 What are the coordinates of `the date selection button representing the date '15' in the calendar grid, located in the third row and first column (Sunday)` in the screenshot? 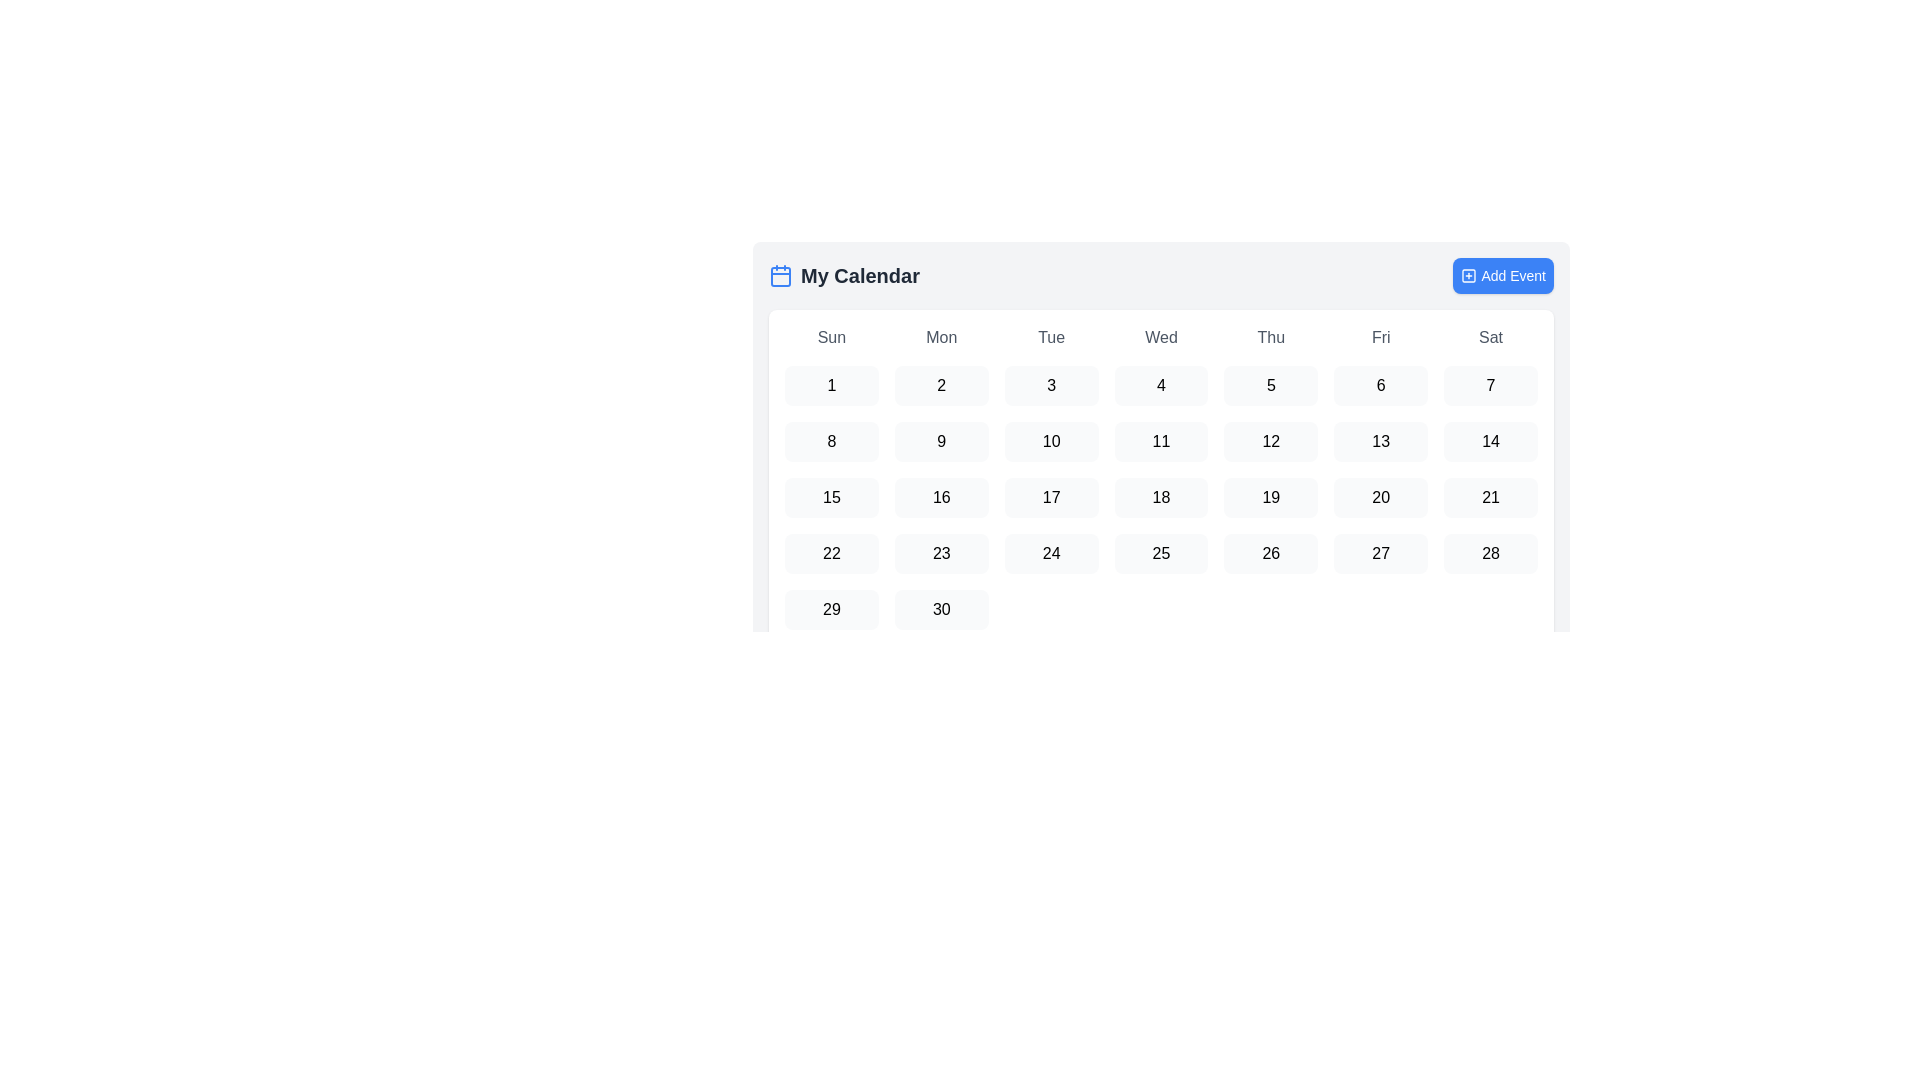 It's located at (831, 496).